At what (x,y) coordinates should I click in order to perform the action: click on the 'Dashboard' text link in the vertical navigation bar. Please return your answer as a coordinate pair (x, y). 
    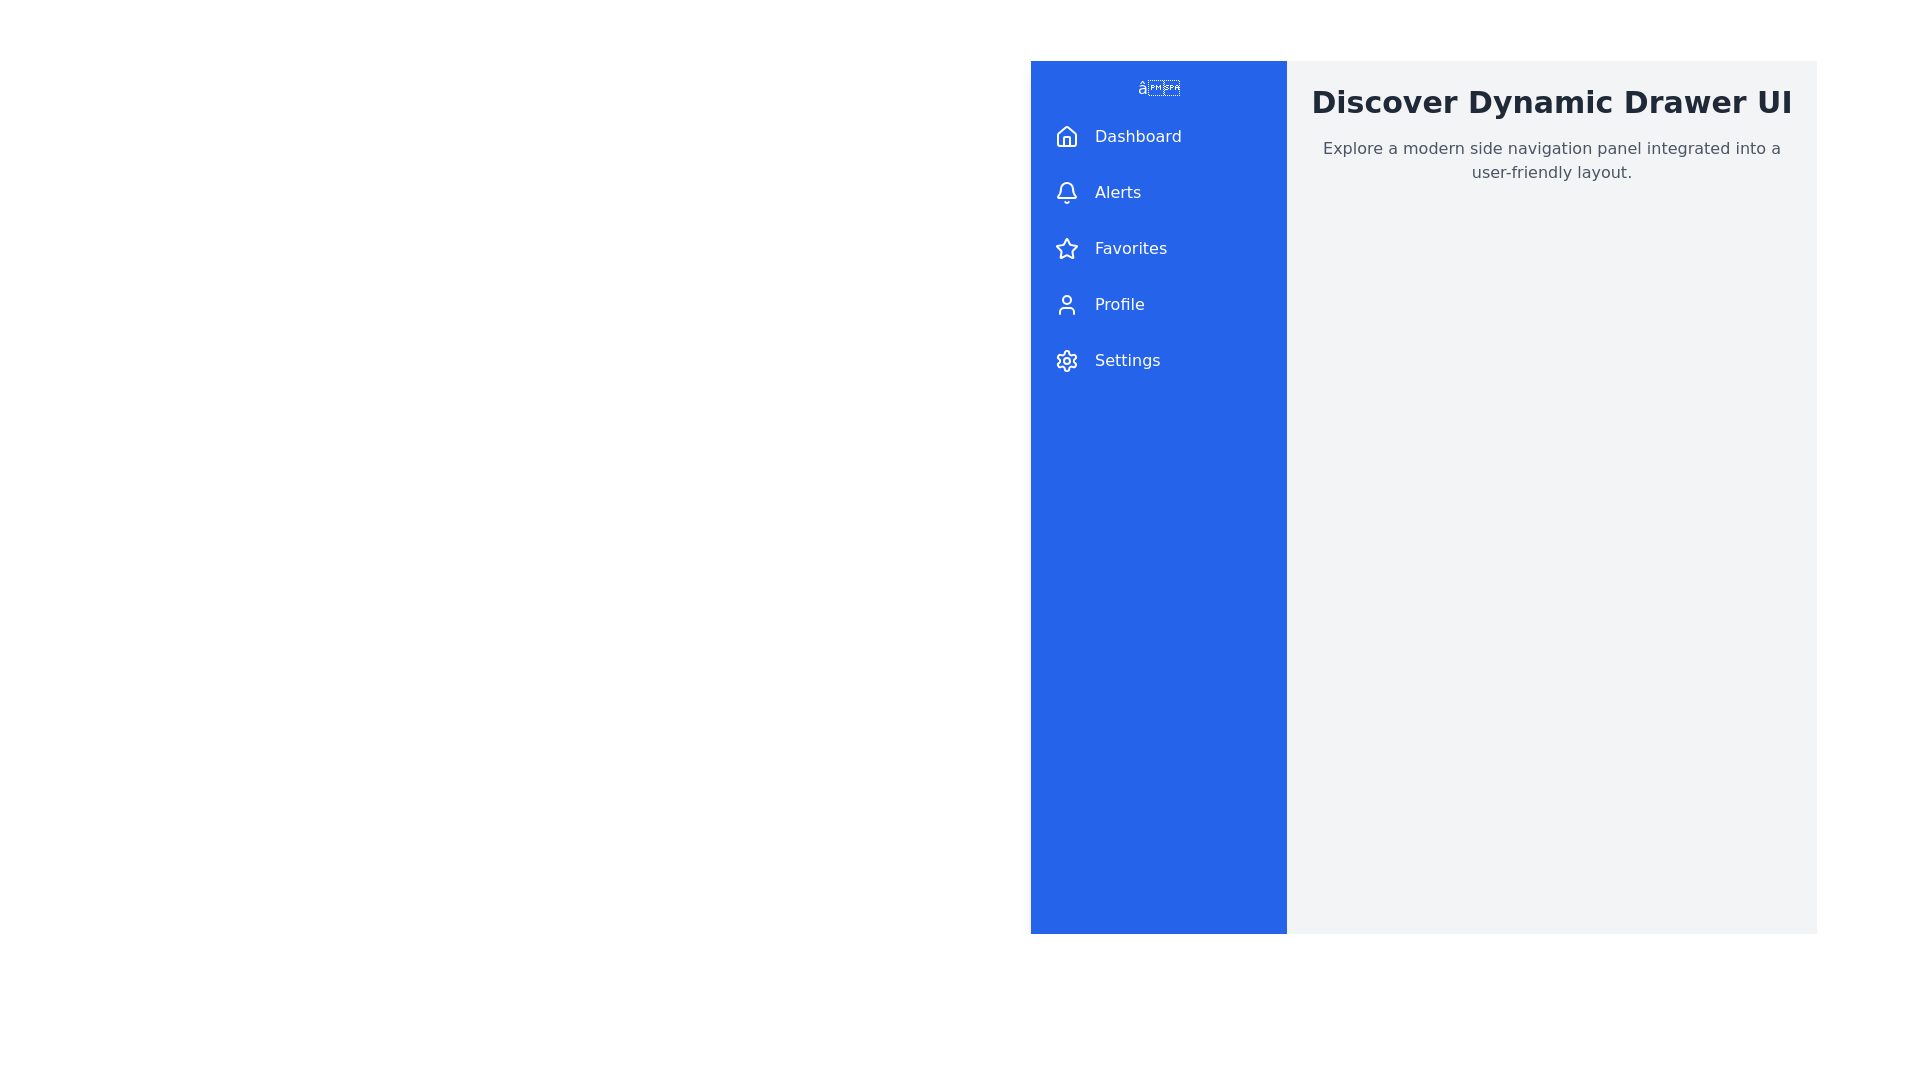
    Looking at the image, I should click on (1138, 136).